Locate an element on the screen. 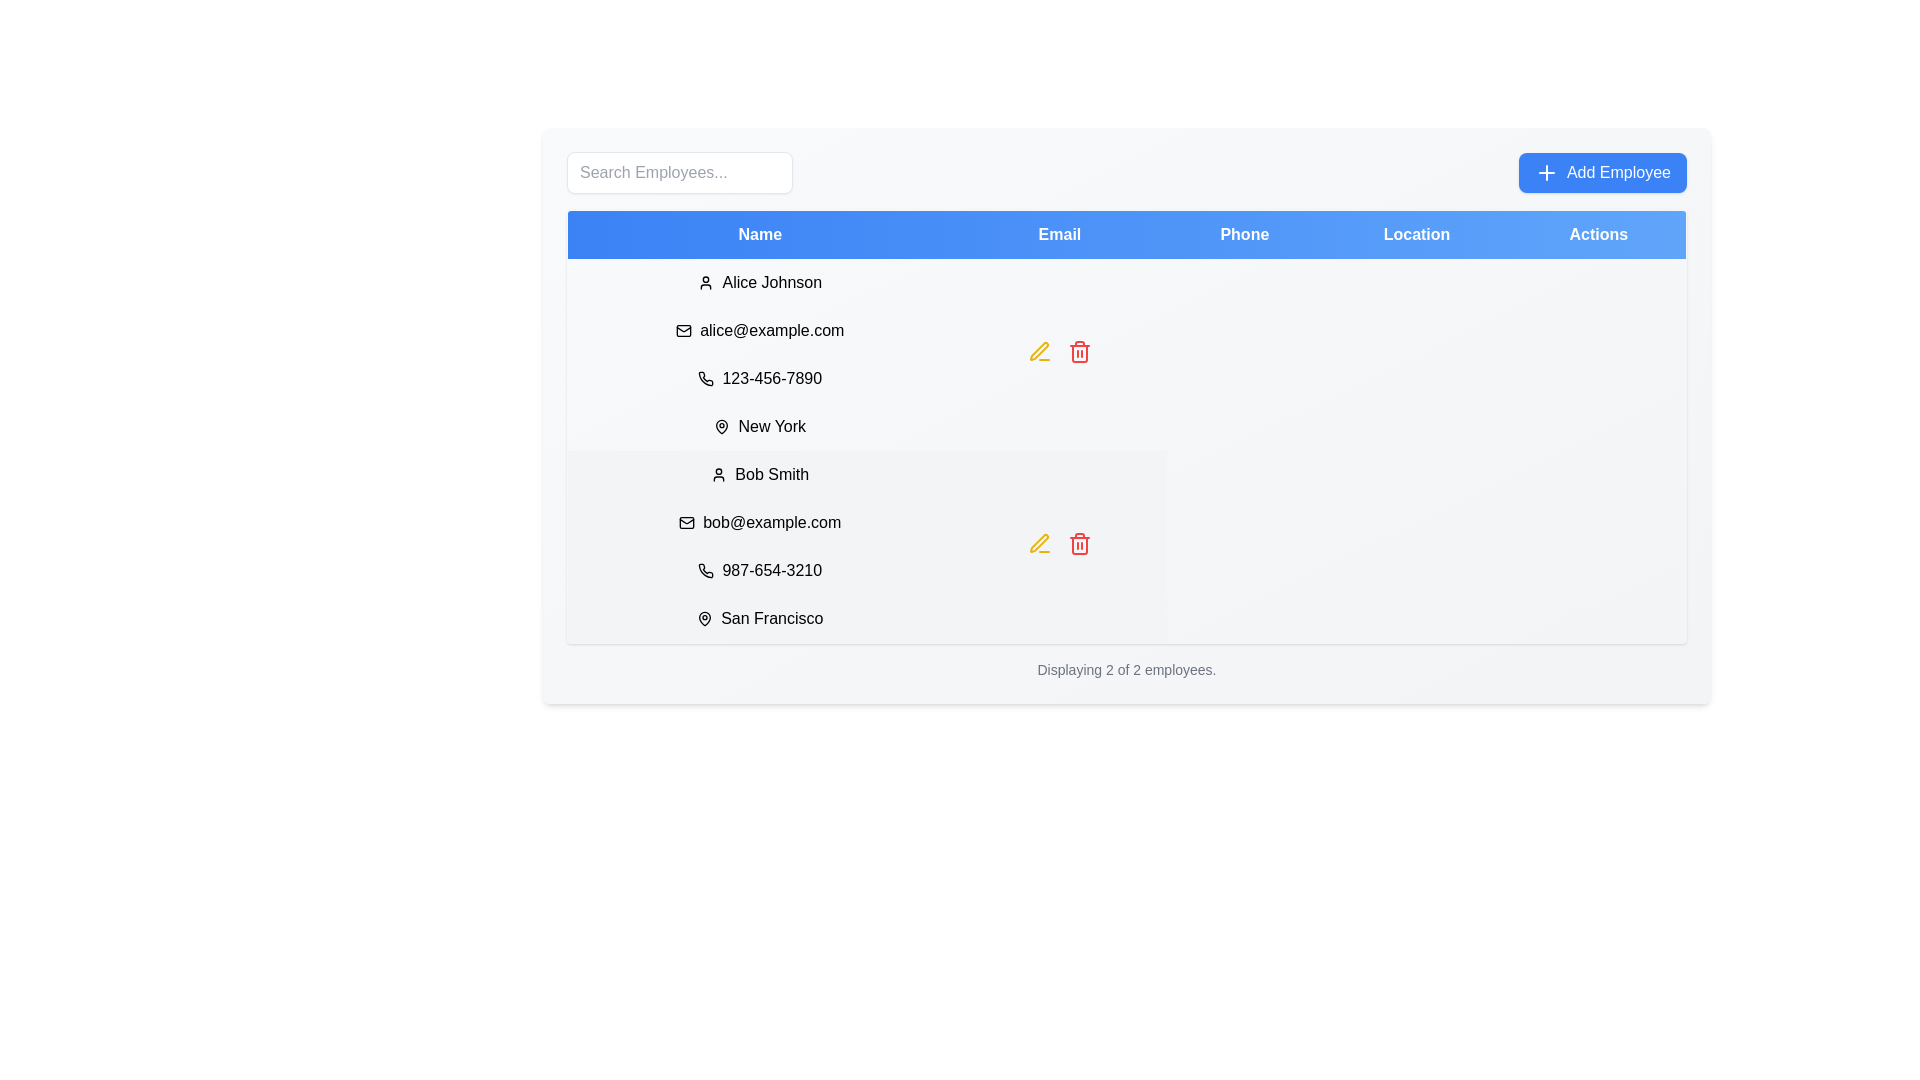  the mail icon, which is a small envelope-shaped SVG located in the 'Email' column next to the email text 'alice@example.com' is located at coordinates (684, 330).